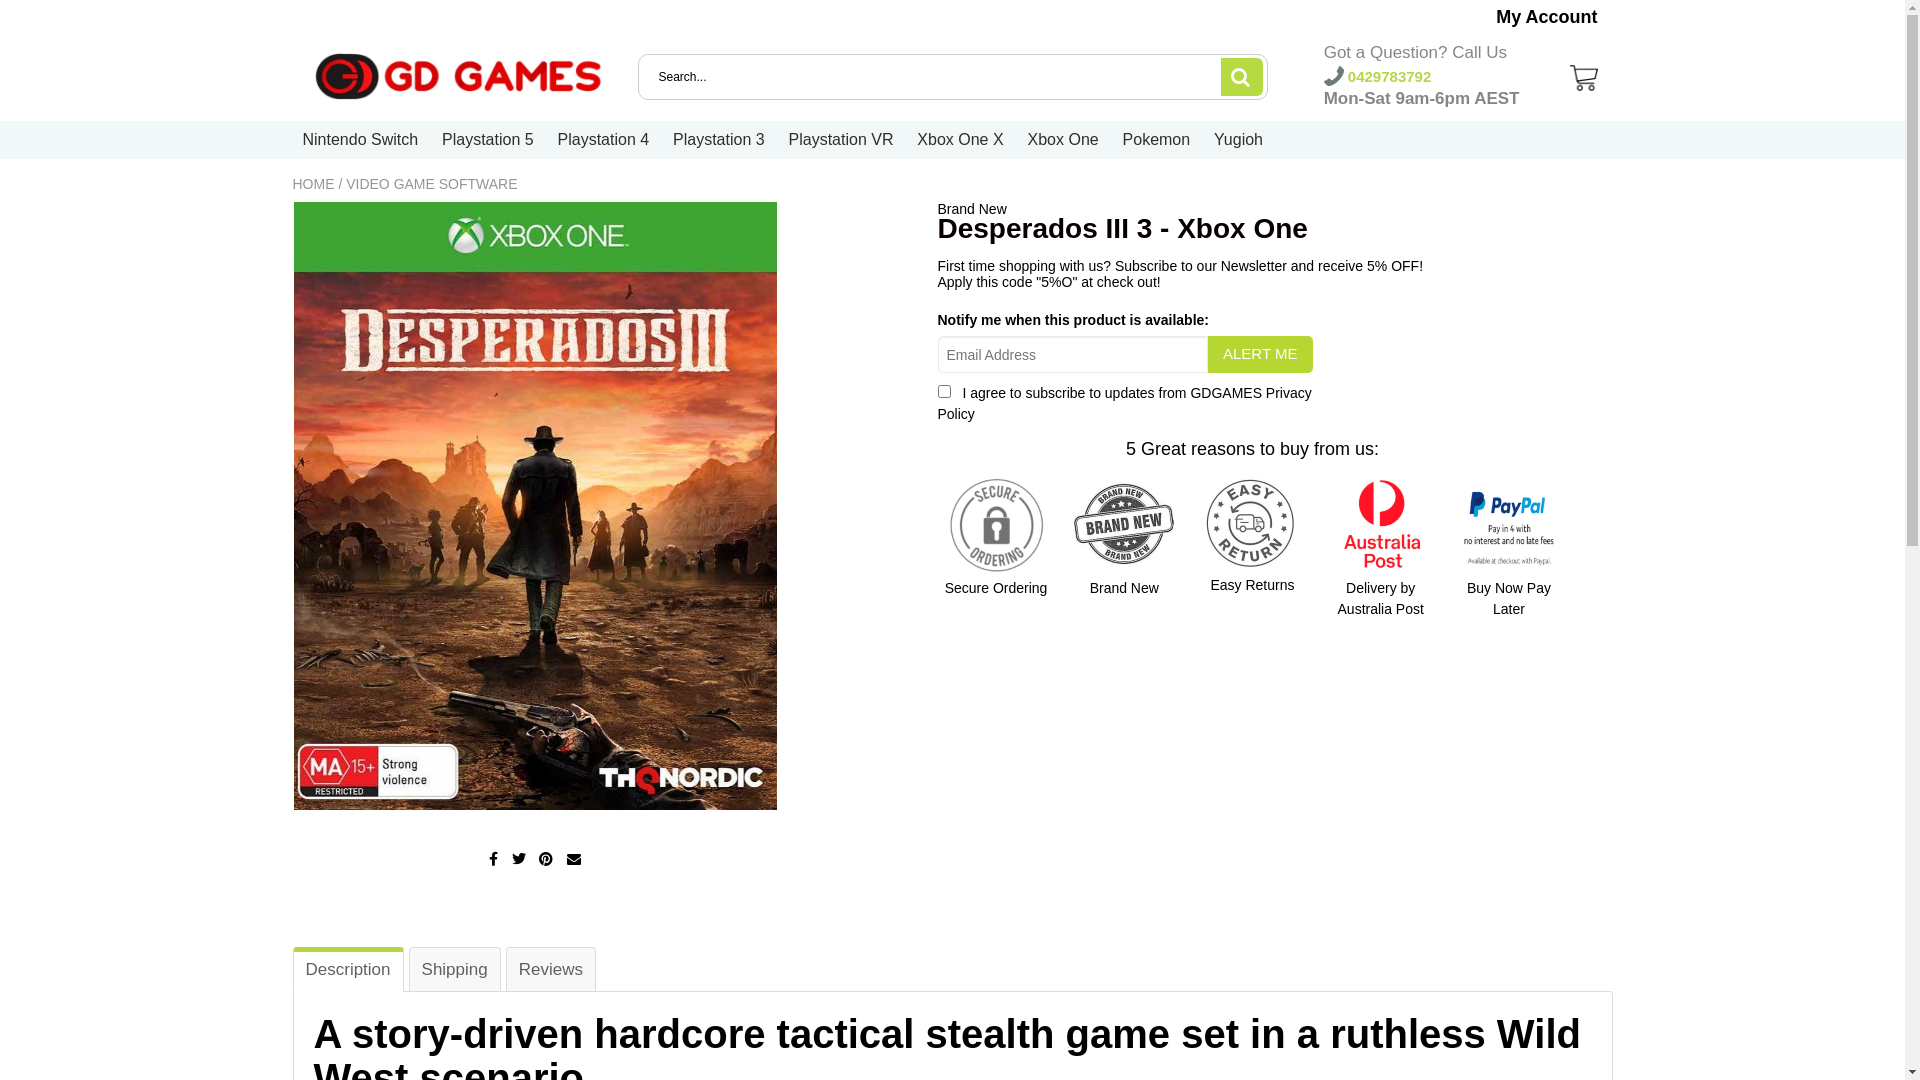 The image size is (1920, 1080). Describe the element at coordinates (1376, 75) in the screenshot. I see `'0429783792'` at that location.